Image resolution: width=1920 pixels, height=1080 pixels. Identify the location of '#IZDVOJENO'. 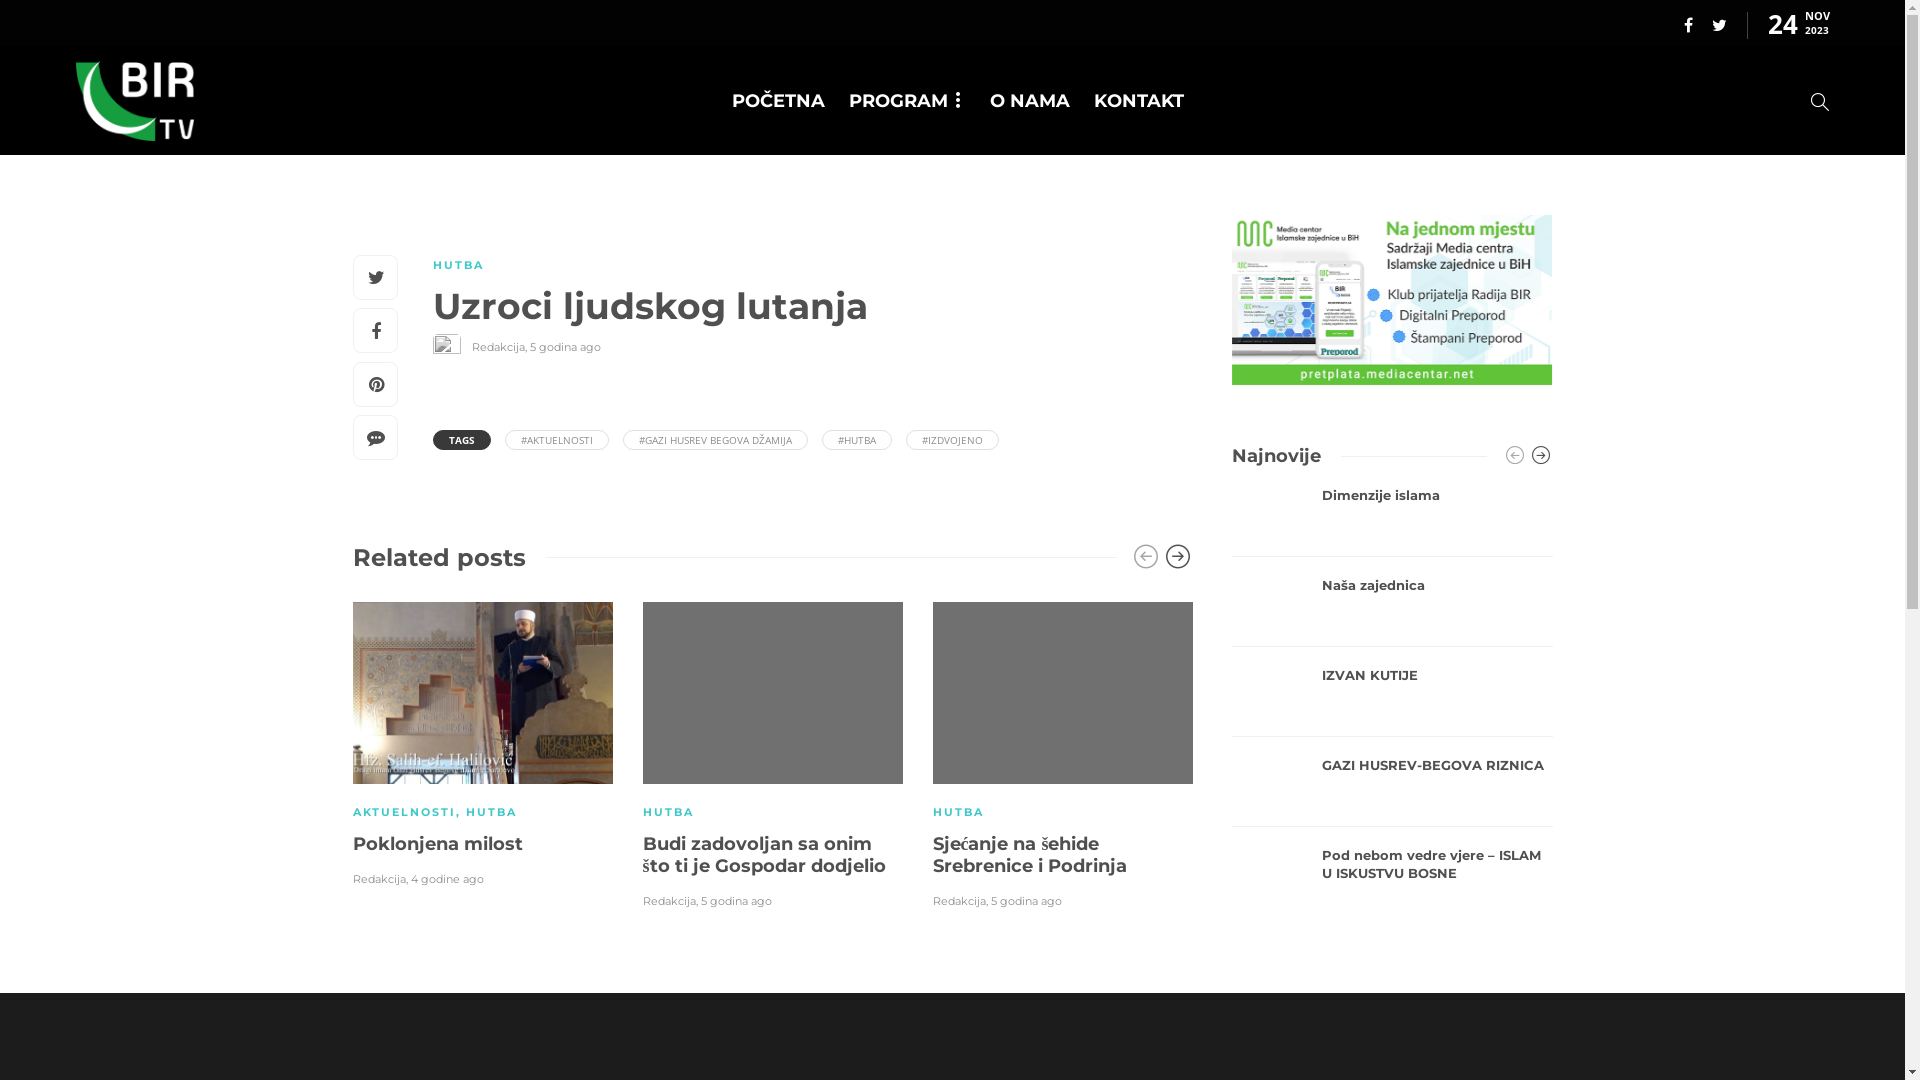
(951, 438).